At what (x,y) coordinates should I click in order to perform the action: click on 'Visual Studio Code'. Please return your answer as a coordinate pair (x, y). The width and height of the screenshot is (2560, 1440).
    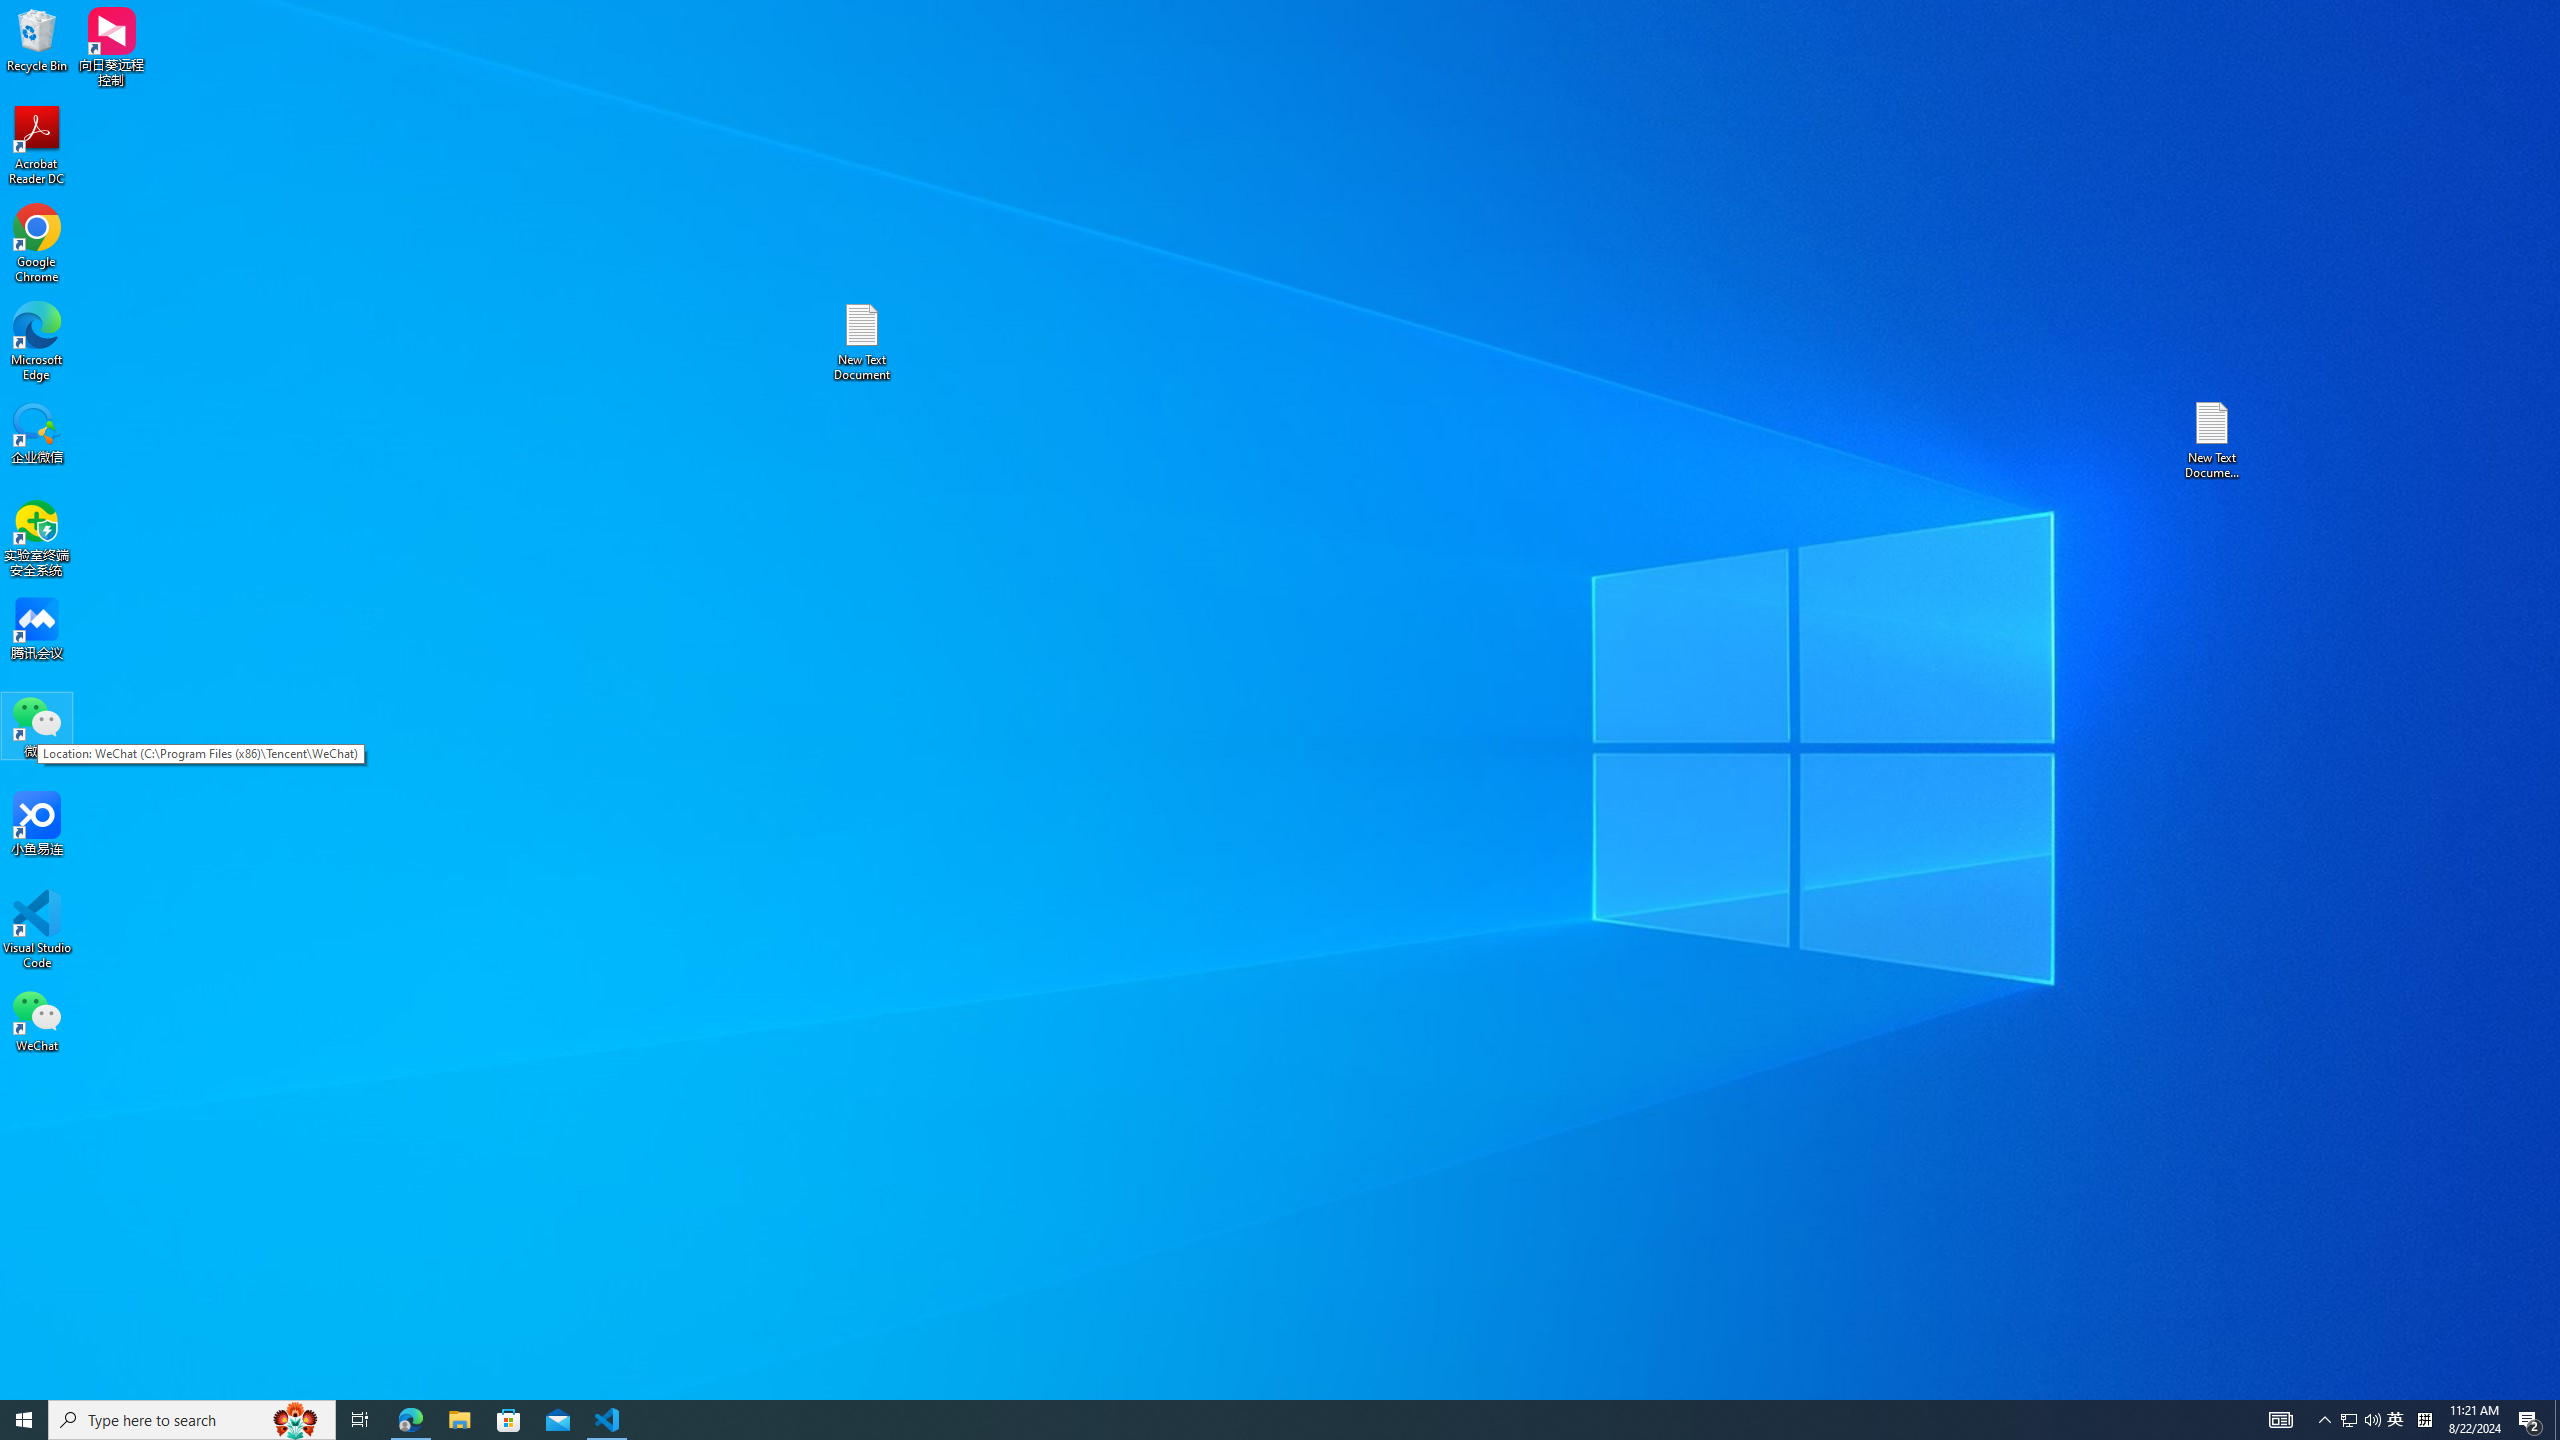
    Looking at the image, I should click on (36, 928).